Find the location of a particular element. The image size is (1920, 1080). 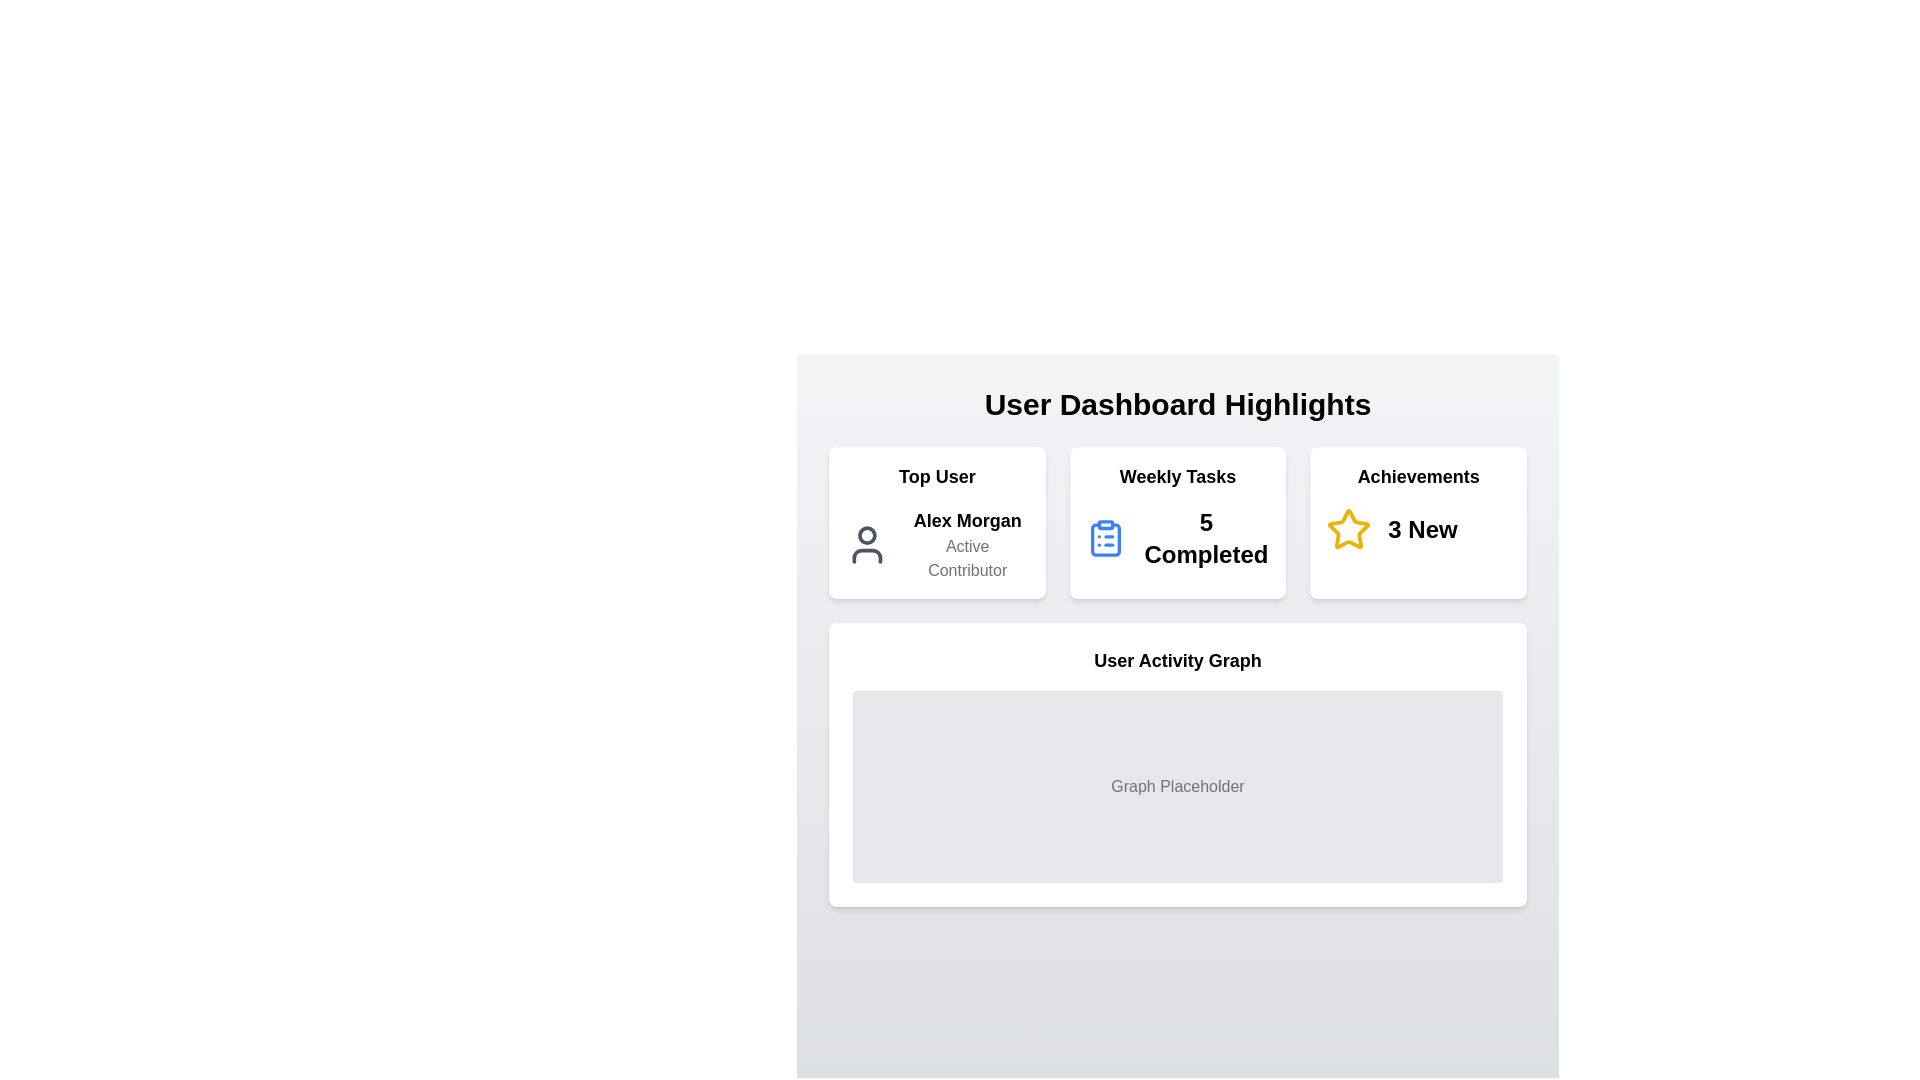

the clipboard icon with a blue-colored border and lines located in the 'Weekly Tasks' section of the 'User Dashboard Highlights', positioned to the left of the '5 Completed' text is located at coordinates (1105, 538).